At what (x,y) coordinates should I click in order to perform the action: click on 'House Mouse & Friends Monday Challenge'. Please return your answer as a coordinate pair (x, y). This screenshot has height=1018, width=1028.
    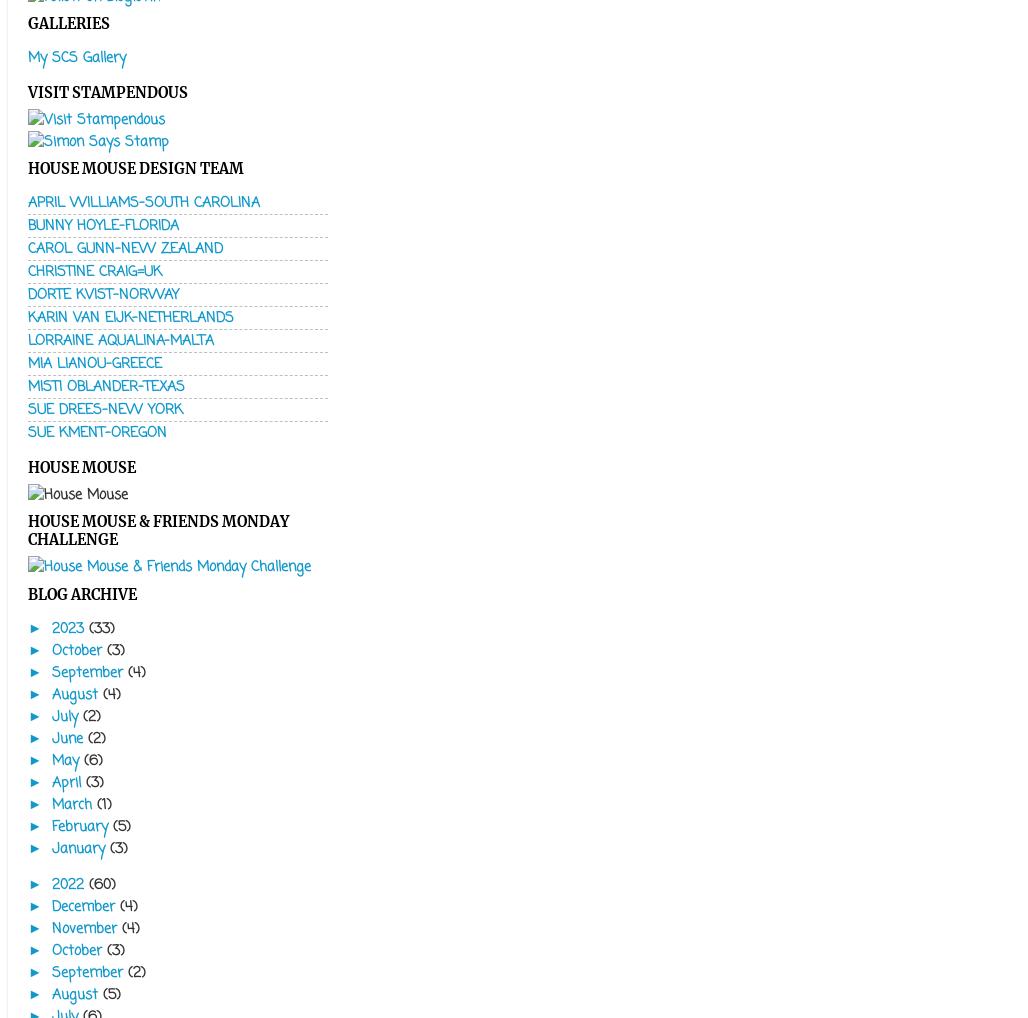
    Looking at the image, I should click on (158, 529).